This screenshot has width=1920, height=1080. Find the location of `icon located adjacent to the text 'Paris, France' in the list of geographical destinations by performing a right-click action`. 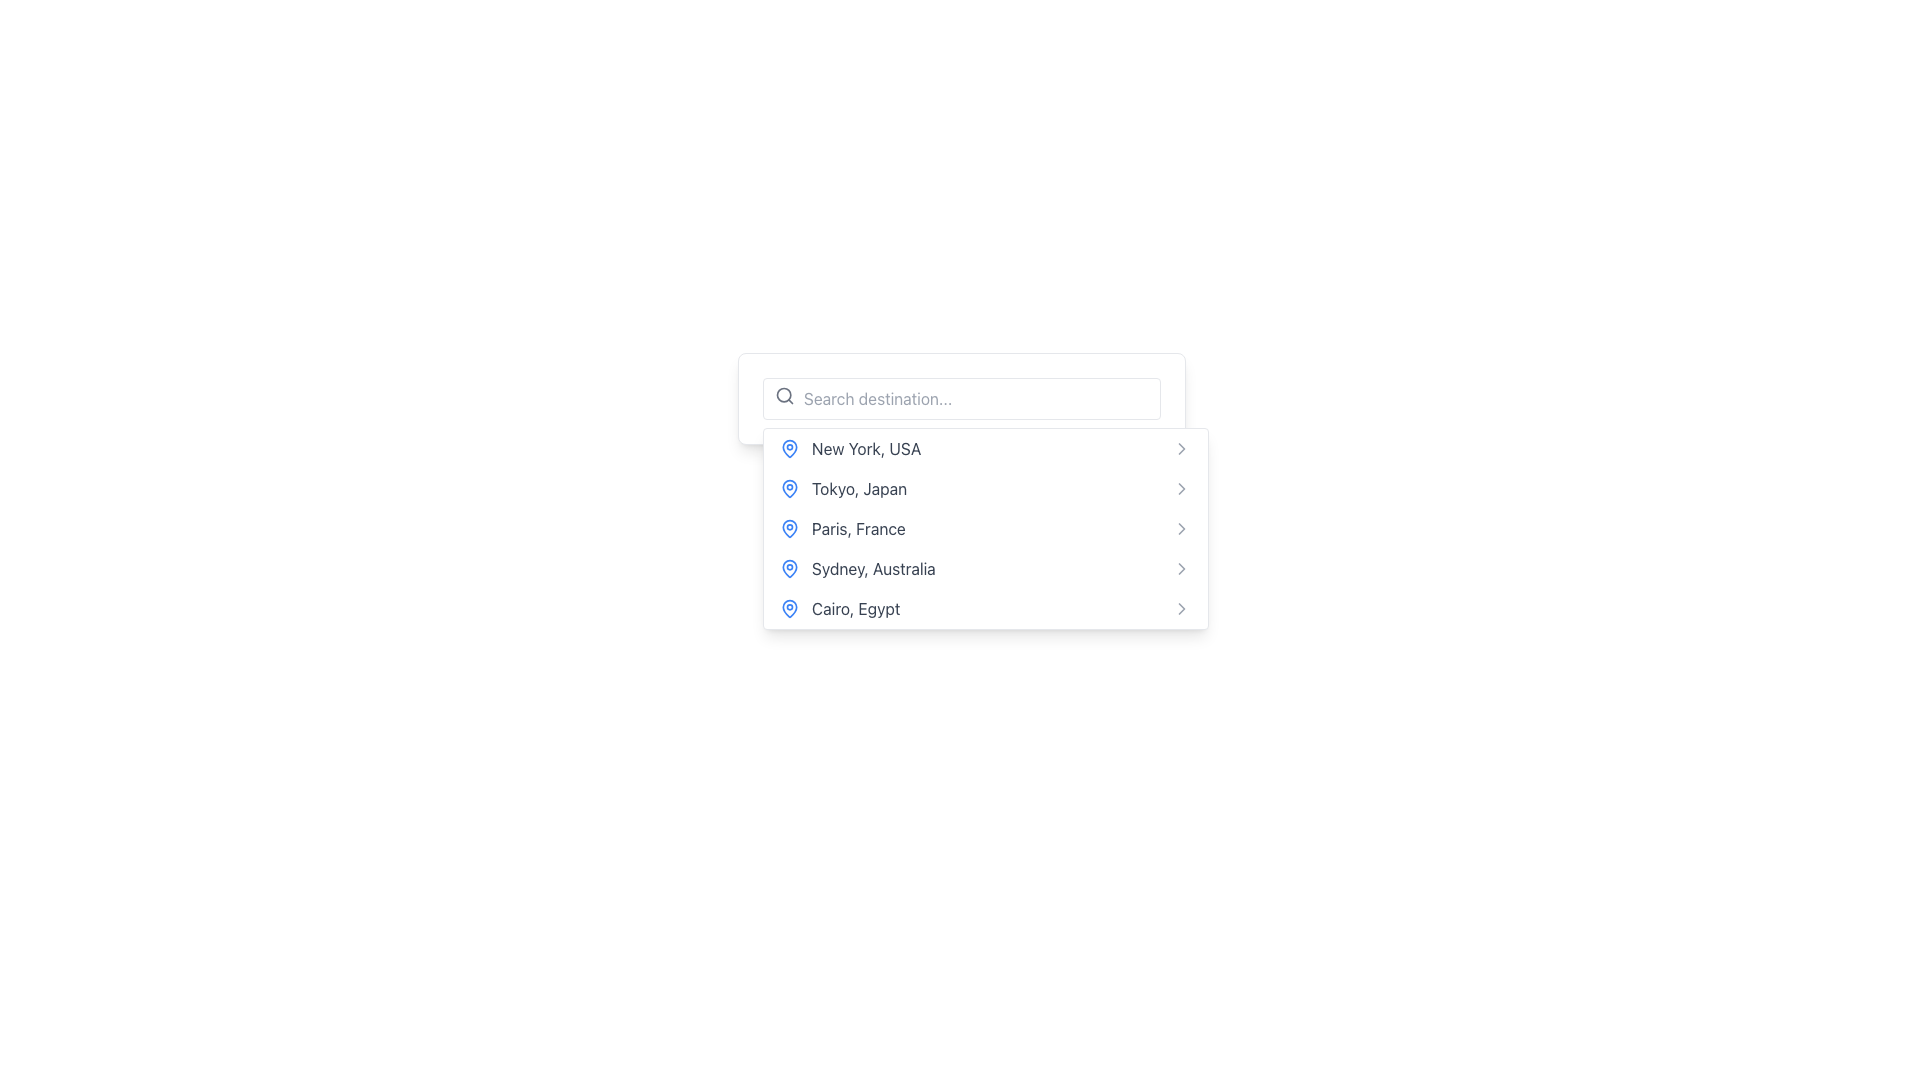

icon located adjacent to the text 'Paris, France' in the list of geographical destinations by performing a right-click action is located at coordinates (789, 527).